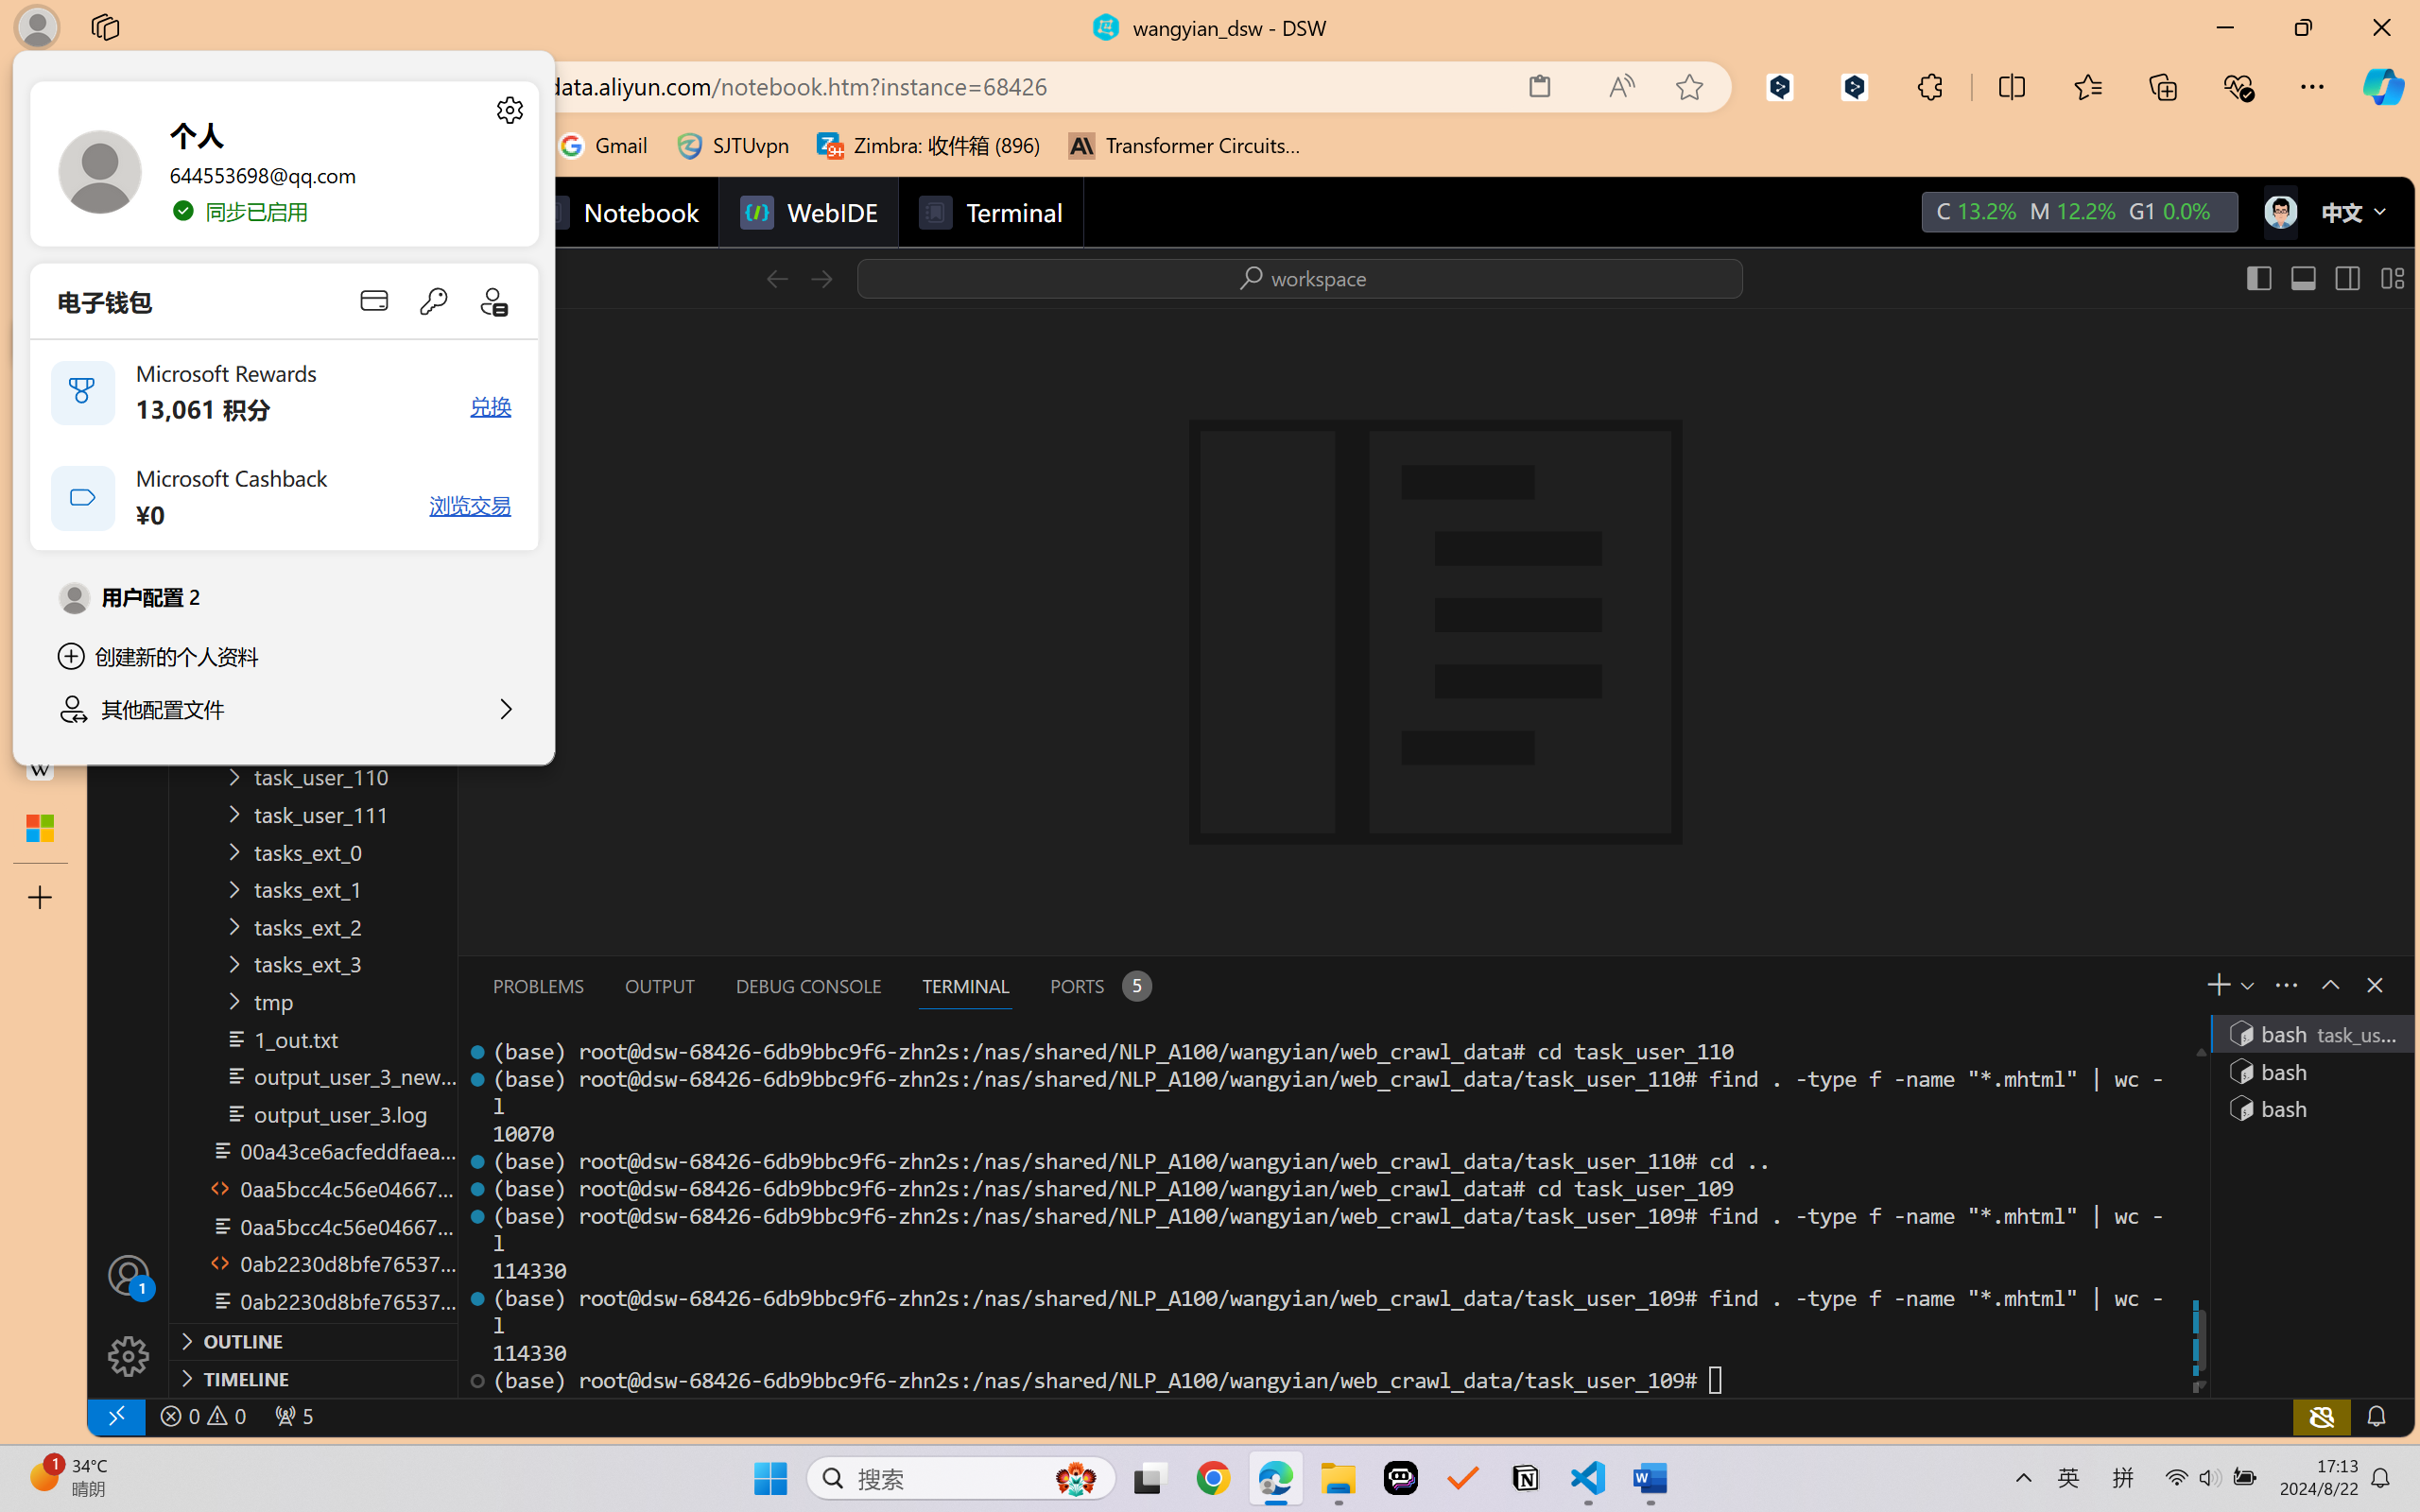 The height and width of the screenshot is (1512, 2420). Describe the element at coordinates (2309, 1033) in the screenshot. I see `'Terminal 1 bash'` at that location.